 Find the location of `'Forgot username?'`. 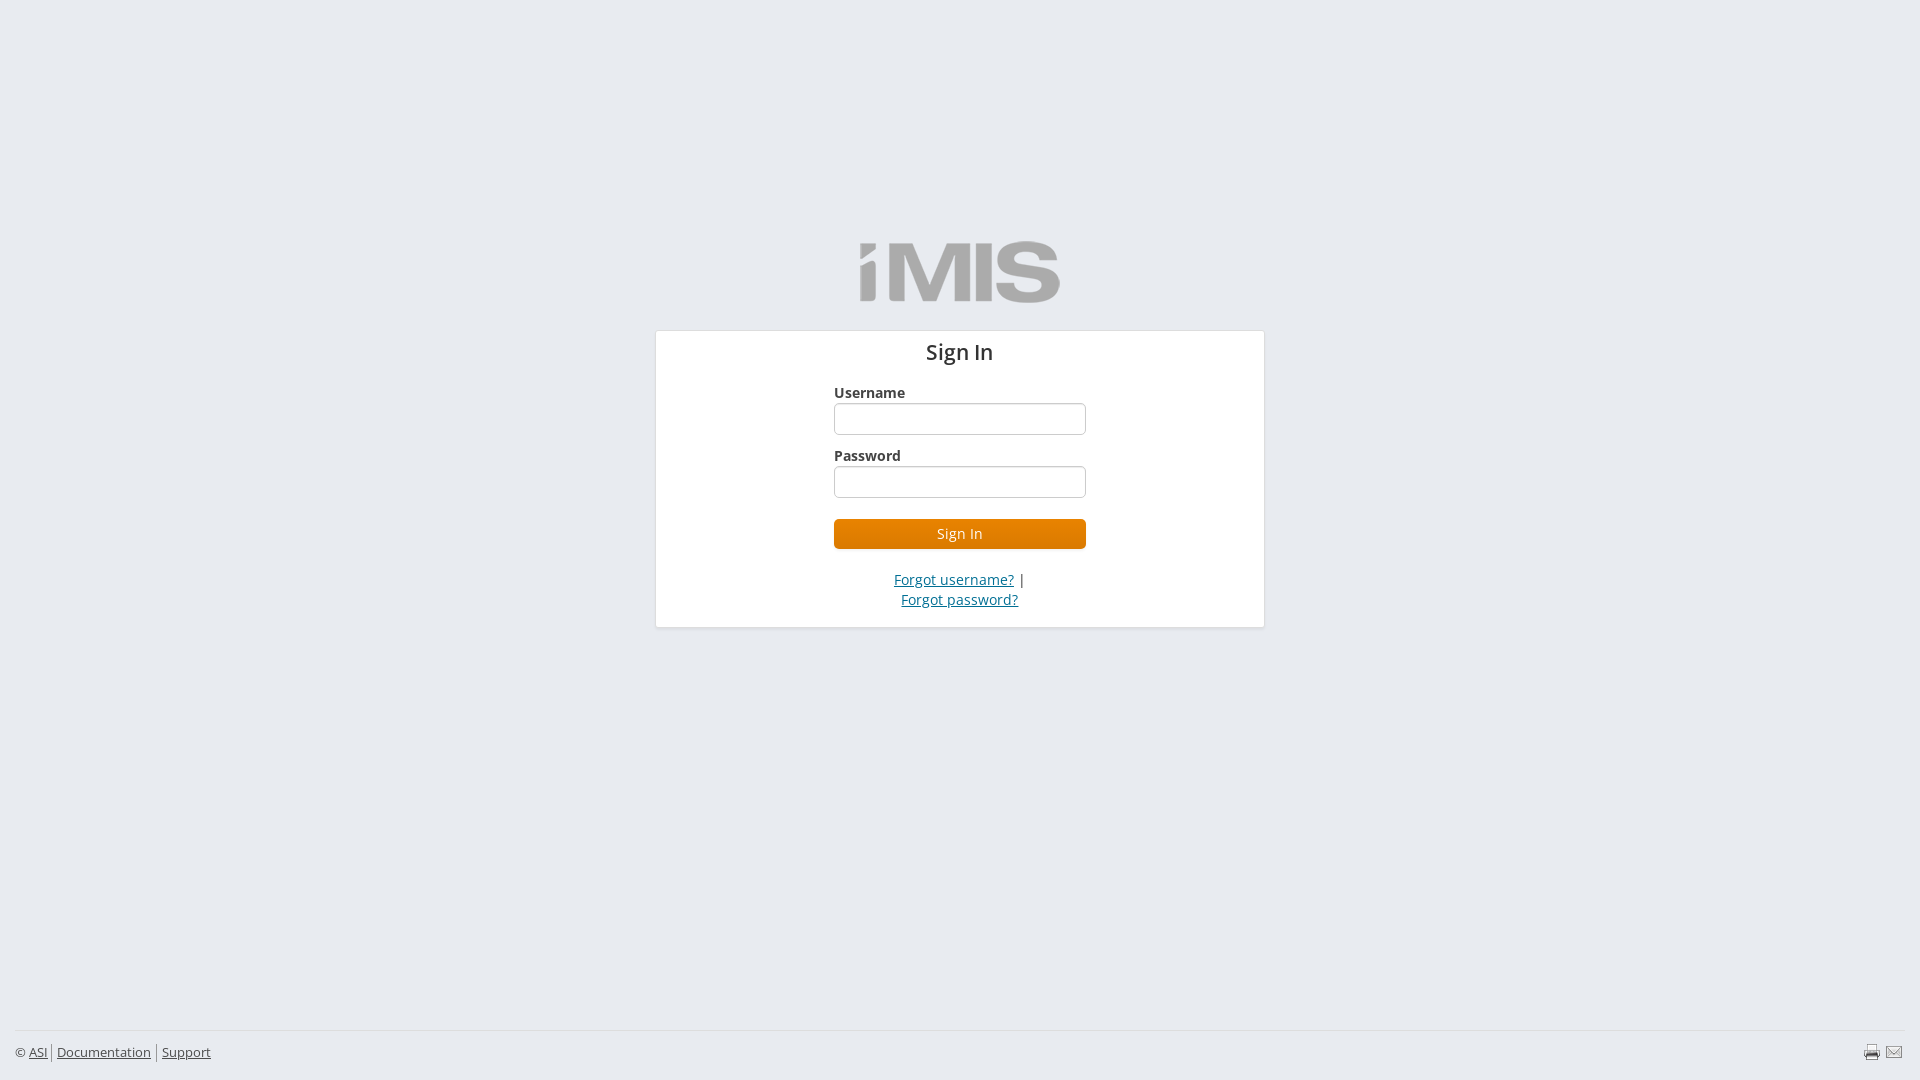

'Forgot username?' is located at coordinates (892, 579).